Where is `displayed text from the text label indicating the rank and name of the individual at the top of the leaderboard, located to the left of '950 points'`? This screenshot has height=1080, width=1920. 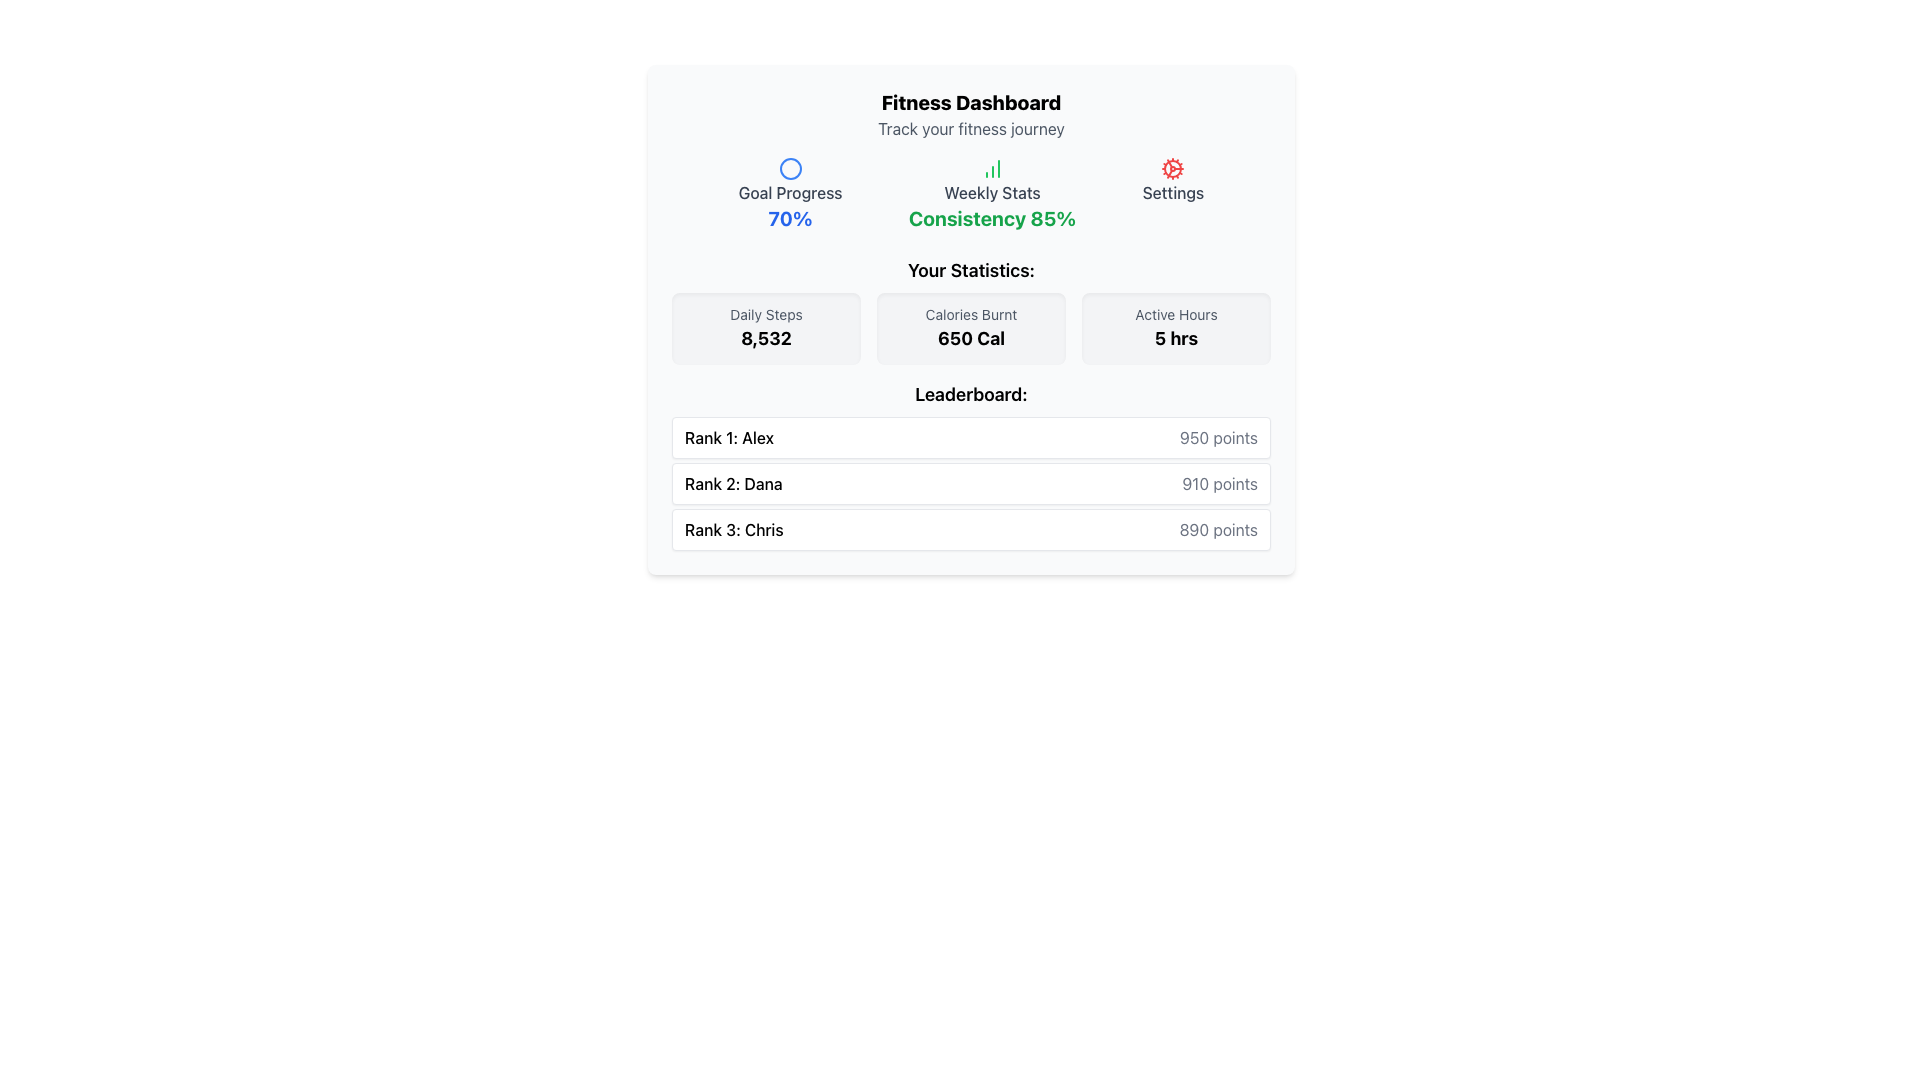 displayed text from the text label indicating the rank and name of the individual at the top of the leaderboard, located to the left of '950 points' is located at coordinates (728, 437).